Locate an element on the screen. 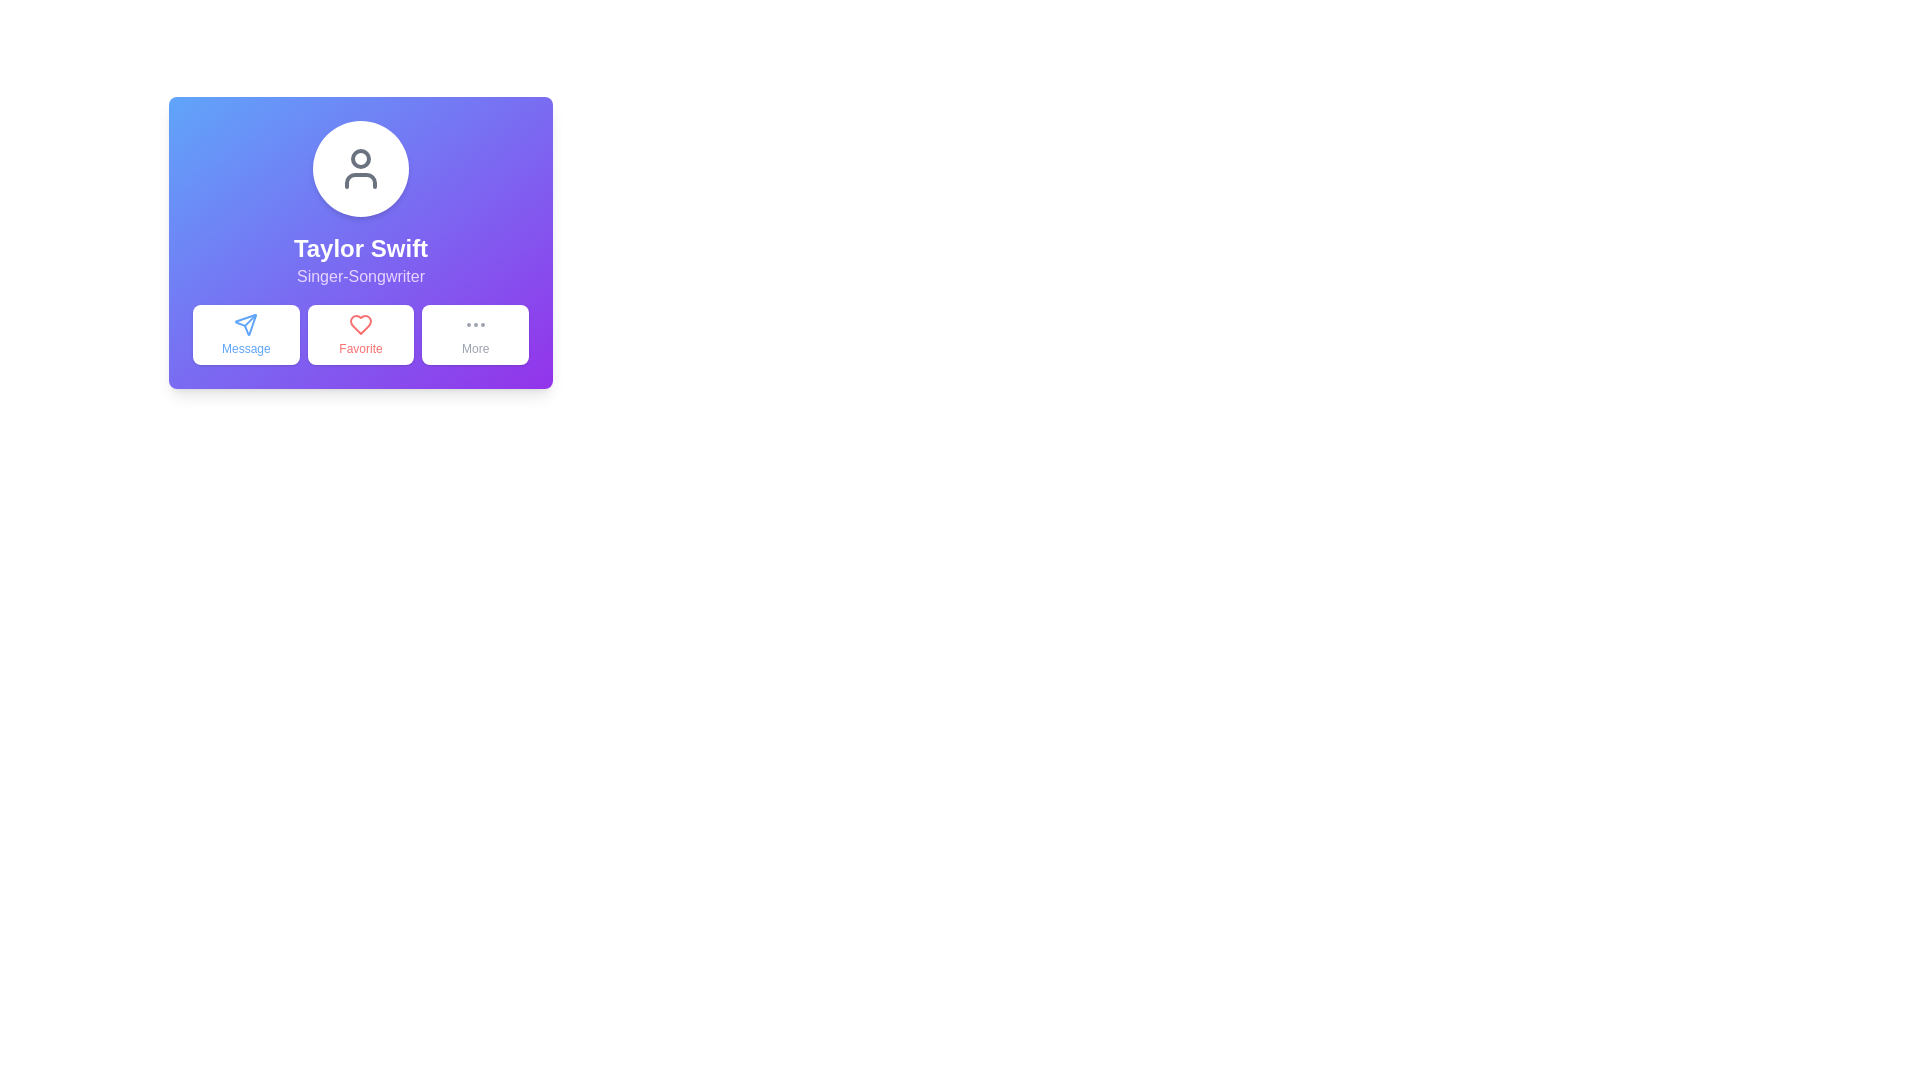  the heart icon inside the 'Favorite' button is located at coordinates (360, 323).